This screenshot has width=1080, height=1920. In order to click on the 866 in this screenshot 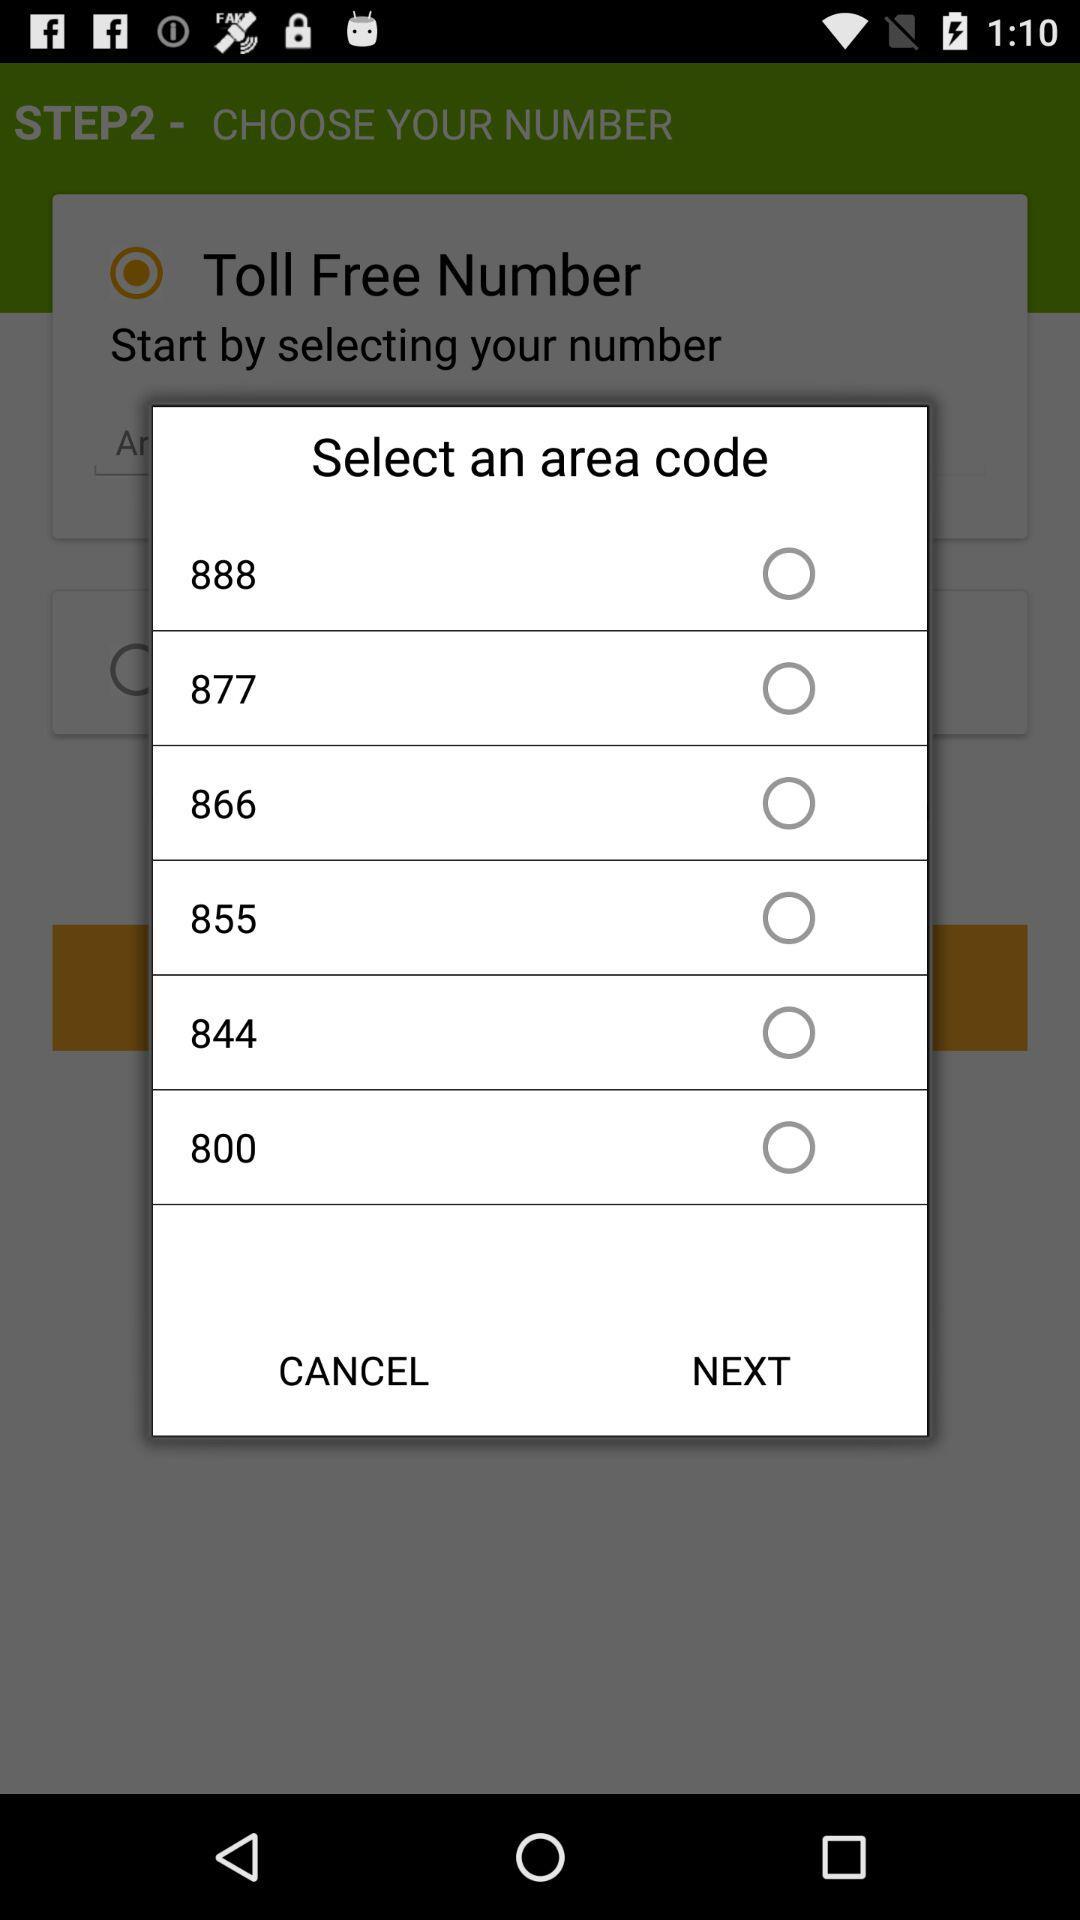, I will do `click(424, 802)`.